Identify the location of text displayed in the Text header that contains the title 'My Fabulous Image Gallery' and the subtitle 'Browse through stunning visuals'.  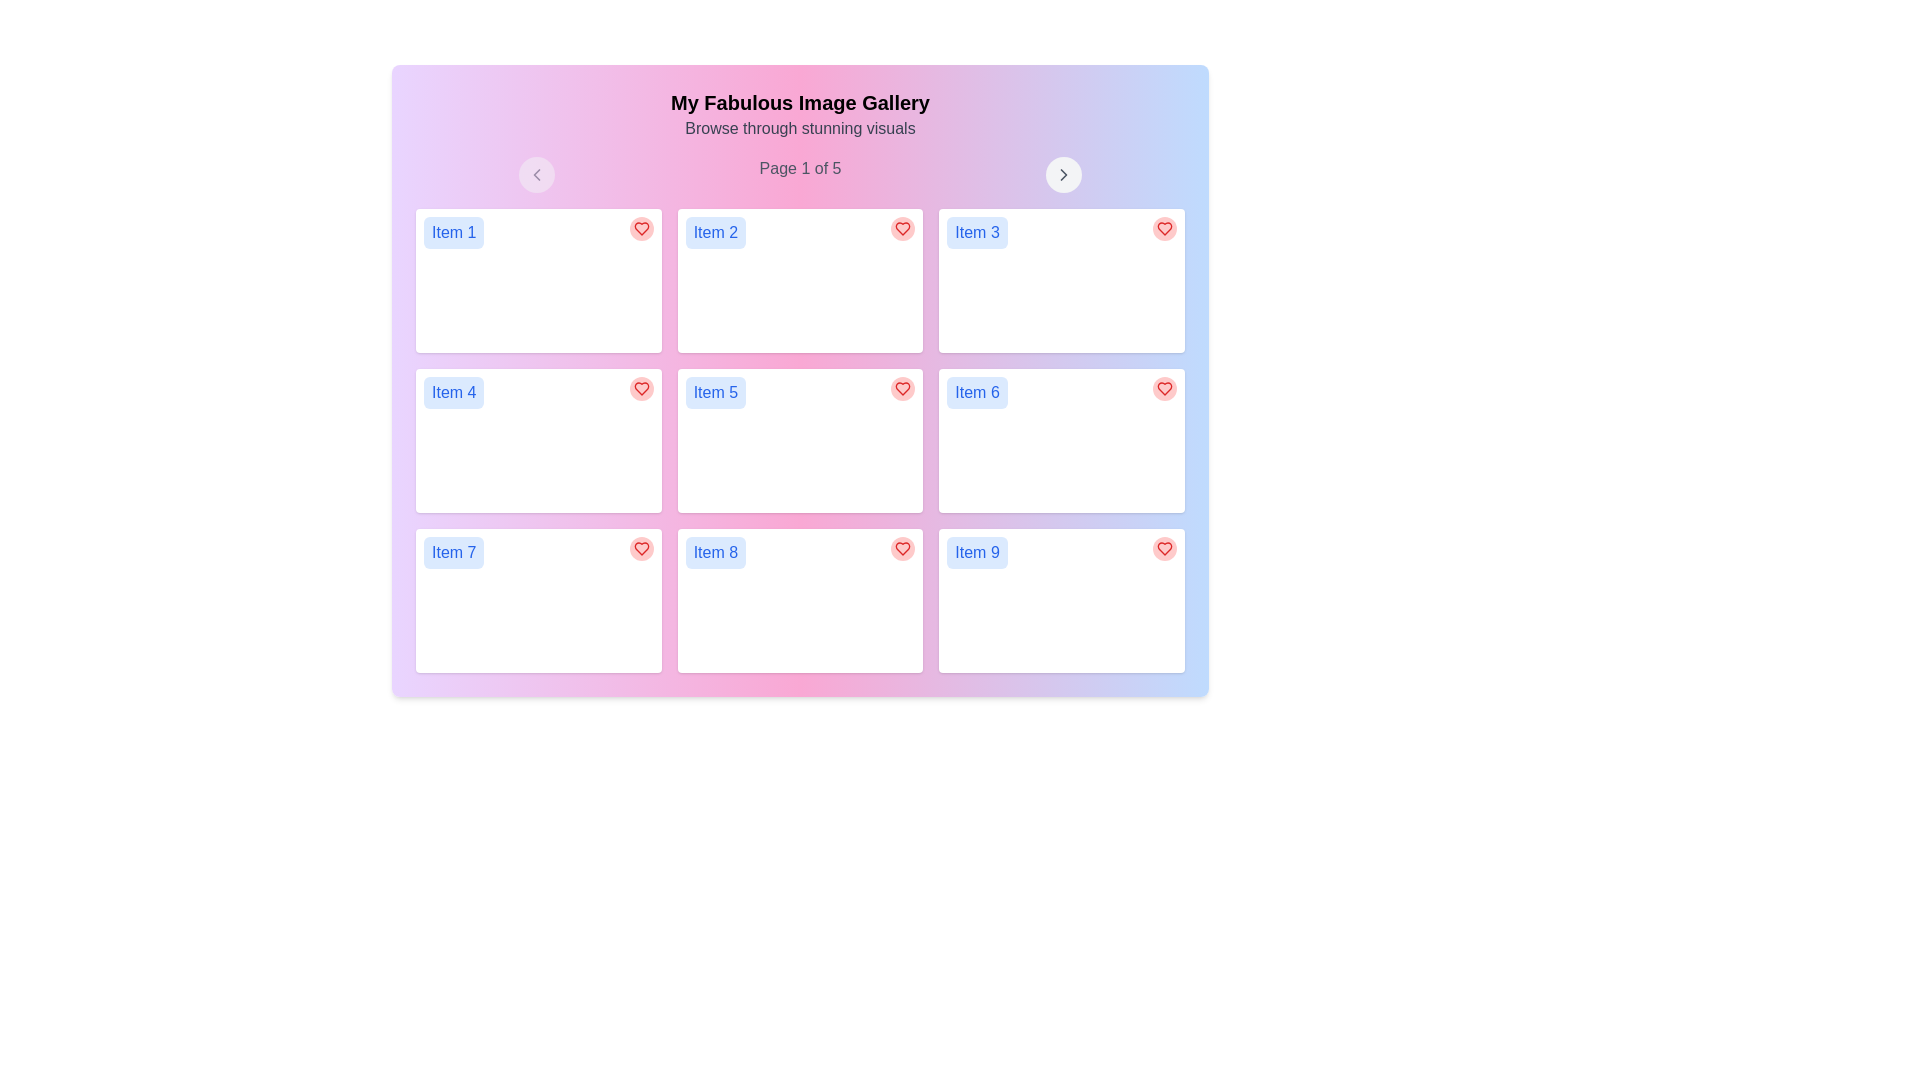
(800, 115).